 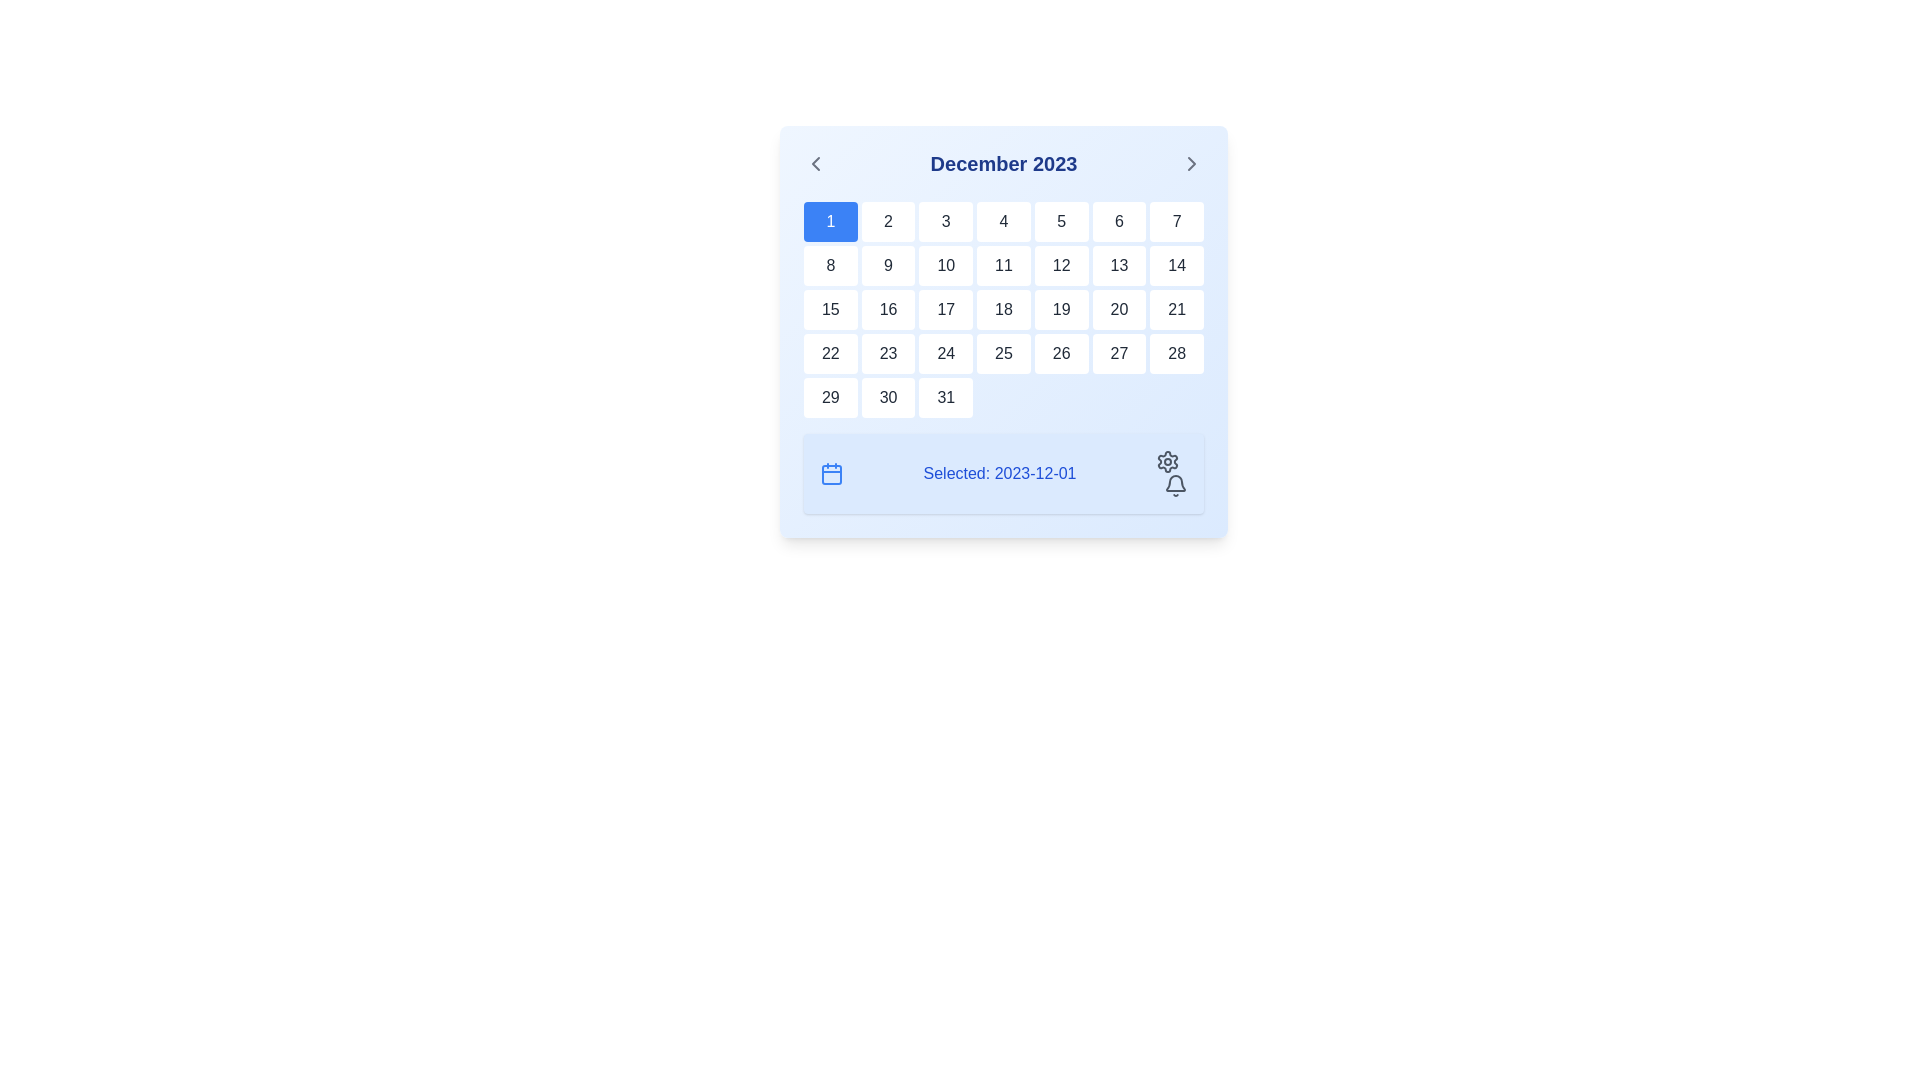 I want to click on the calendar icon, which is positioned near the bottom section of the interface, to the left of the text displaying 'Selected: 2023-12-01', so click(x=831, y=474).